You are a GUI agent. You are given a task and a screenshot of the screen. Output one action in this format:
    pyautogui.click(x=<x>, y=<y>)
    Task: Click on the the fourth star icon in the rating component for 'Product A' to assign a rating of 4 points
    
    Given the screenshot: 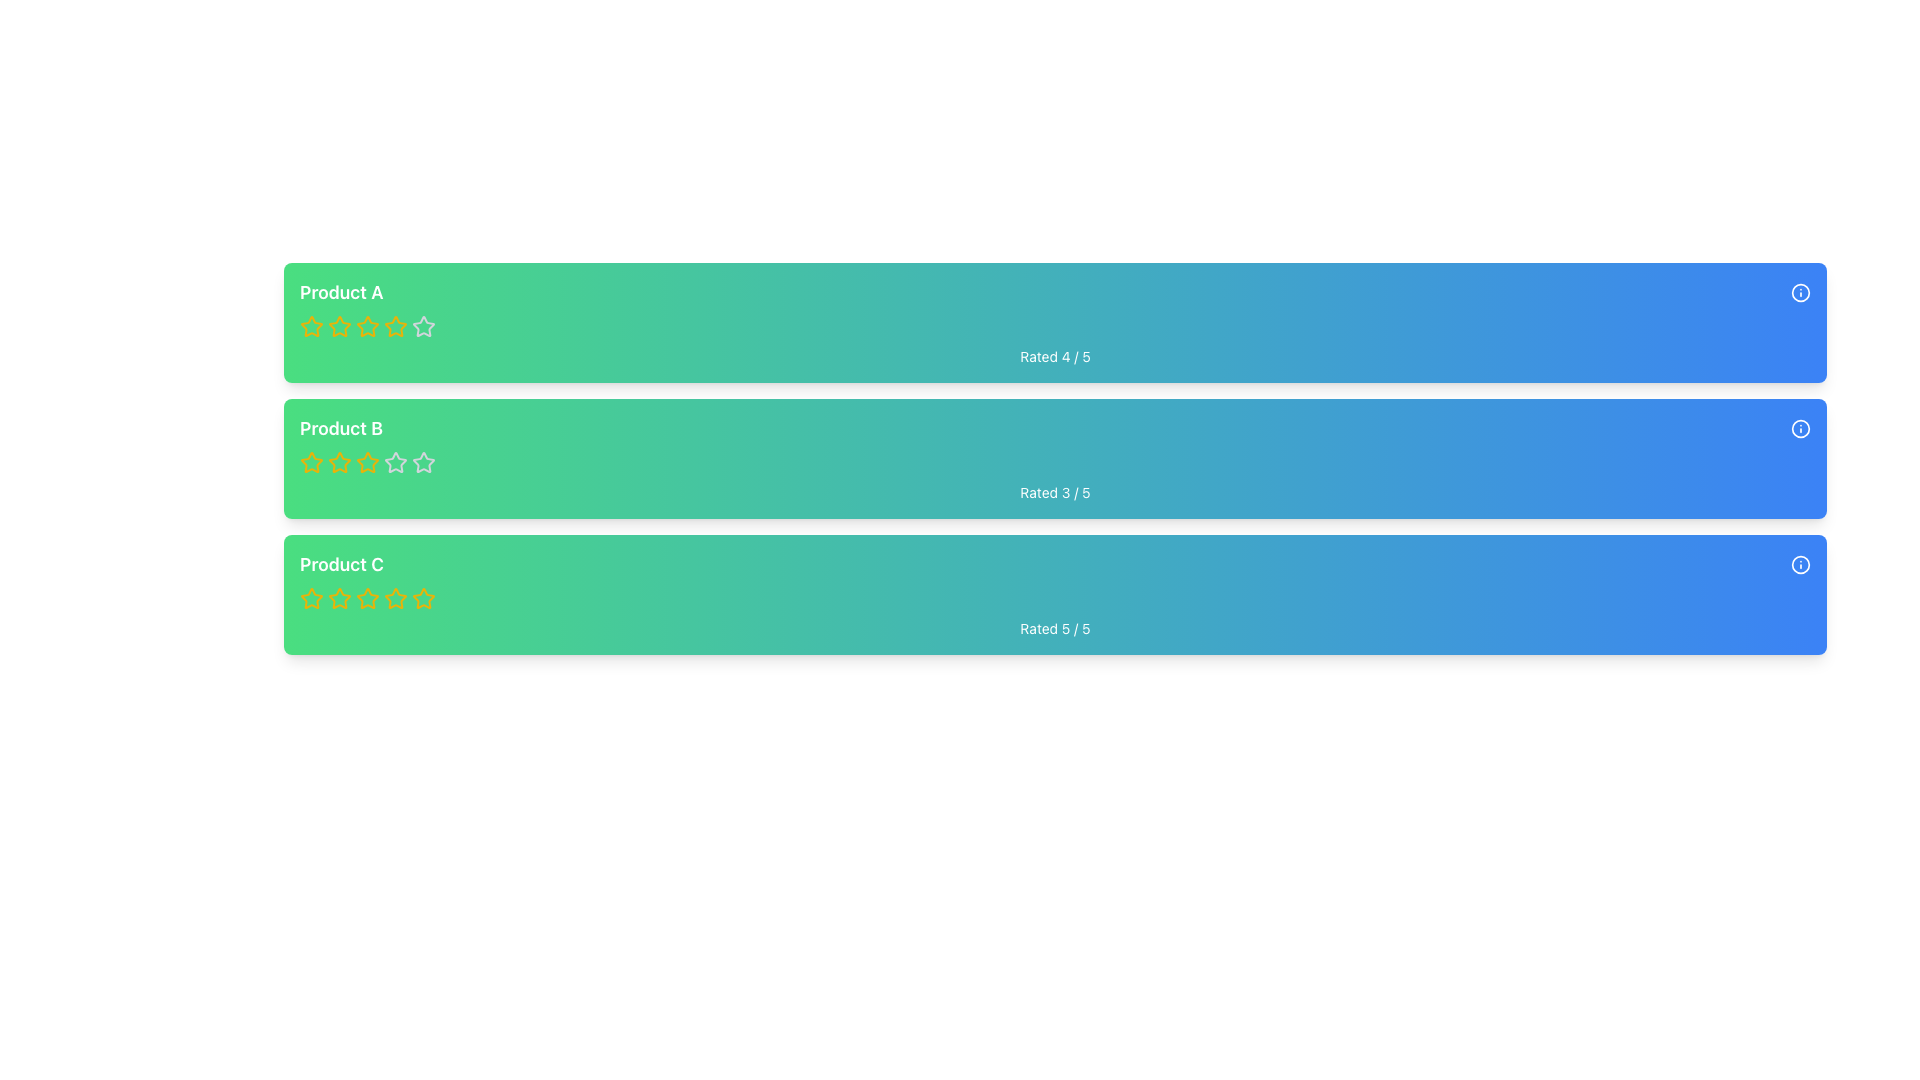 What is the action you would take?
    pyautogui.click(x=422, y=325)
    